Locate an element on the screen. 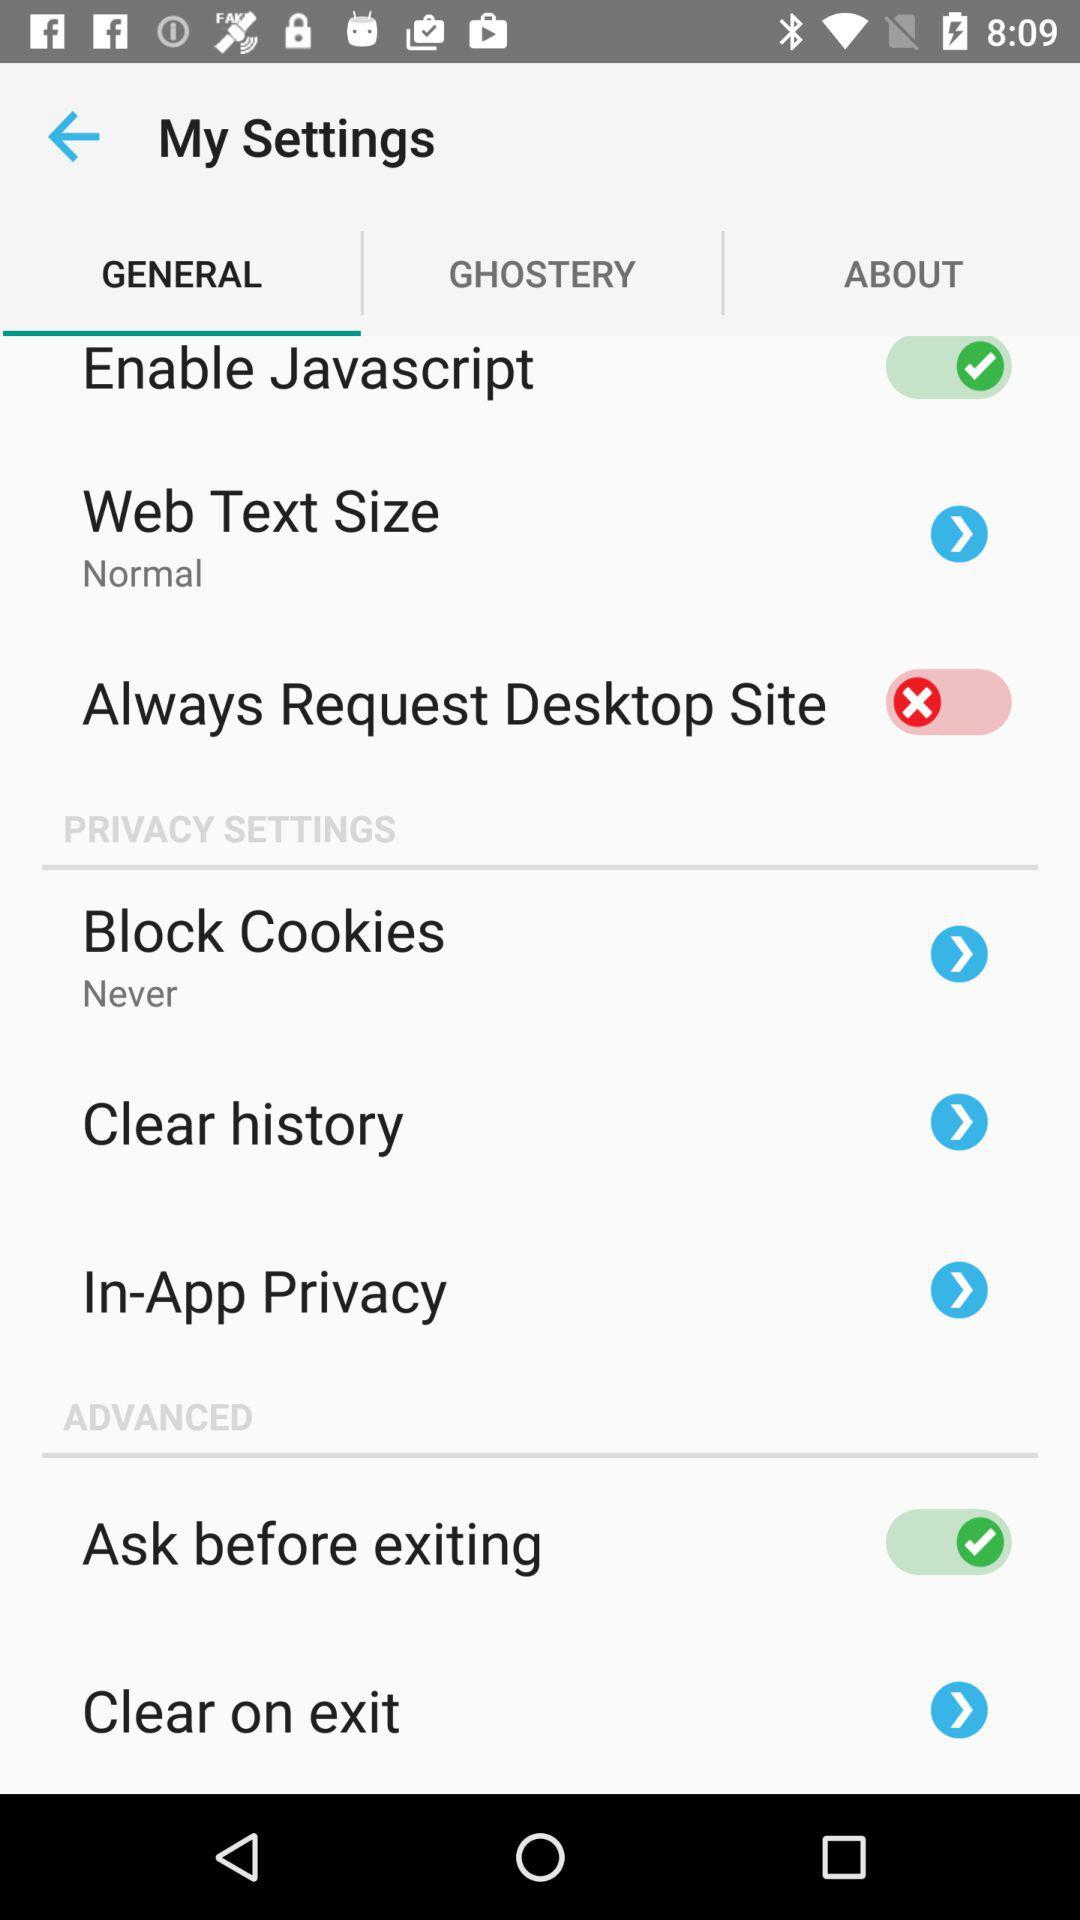 Image resolution: width=1080 pixels, height=1920 pixels. the app next to the my settings is located at coordinates (72, 135).